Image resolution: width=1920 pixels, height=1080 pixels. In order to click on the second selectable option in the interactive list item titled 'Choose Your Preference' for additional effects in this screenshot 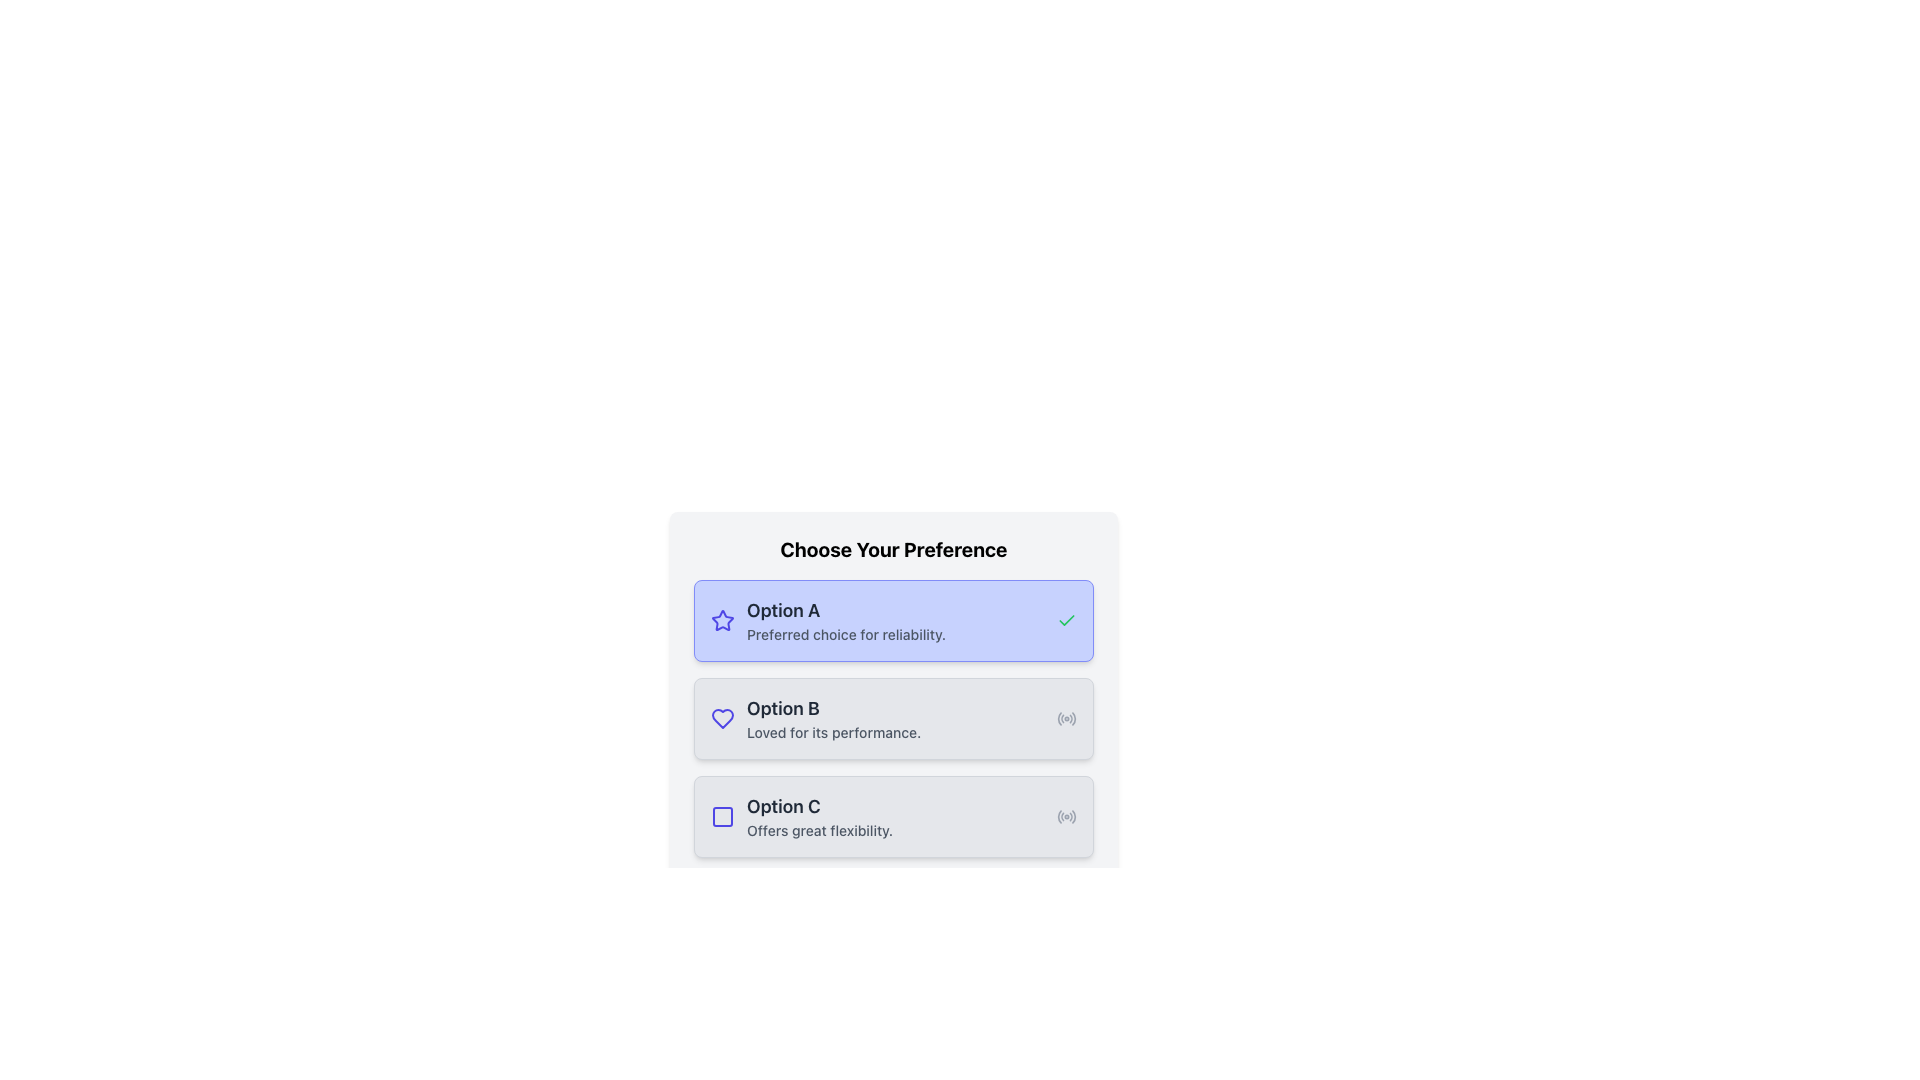, I will do `click(892, 717)`.